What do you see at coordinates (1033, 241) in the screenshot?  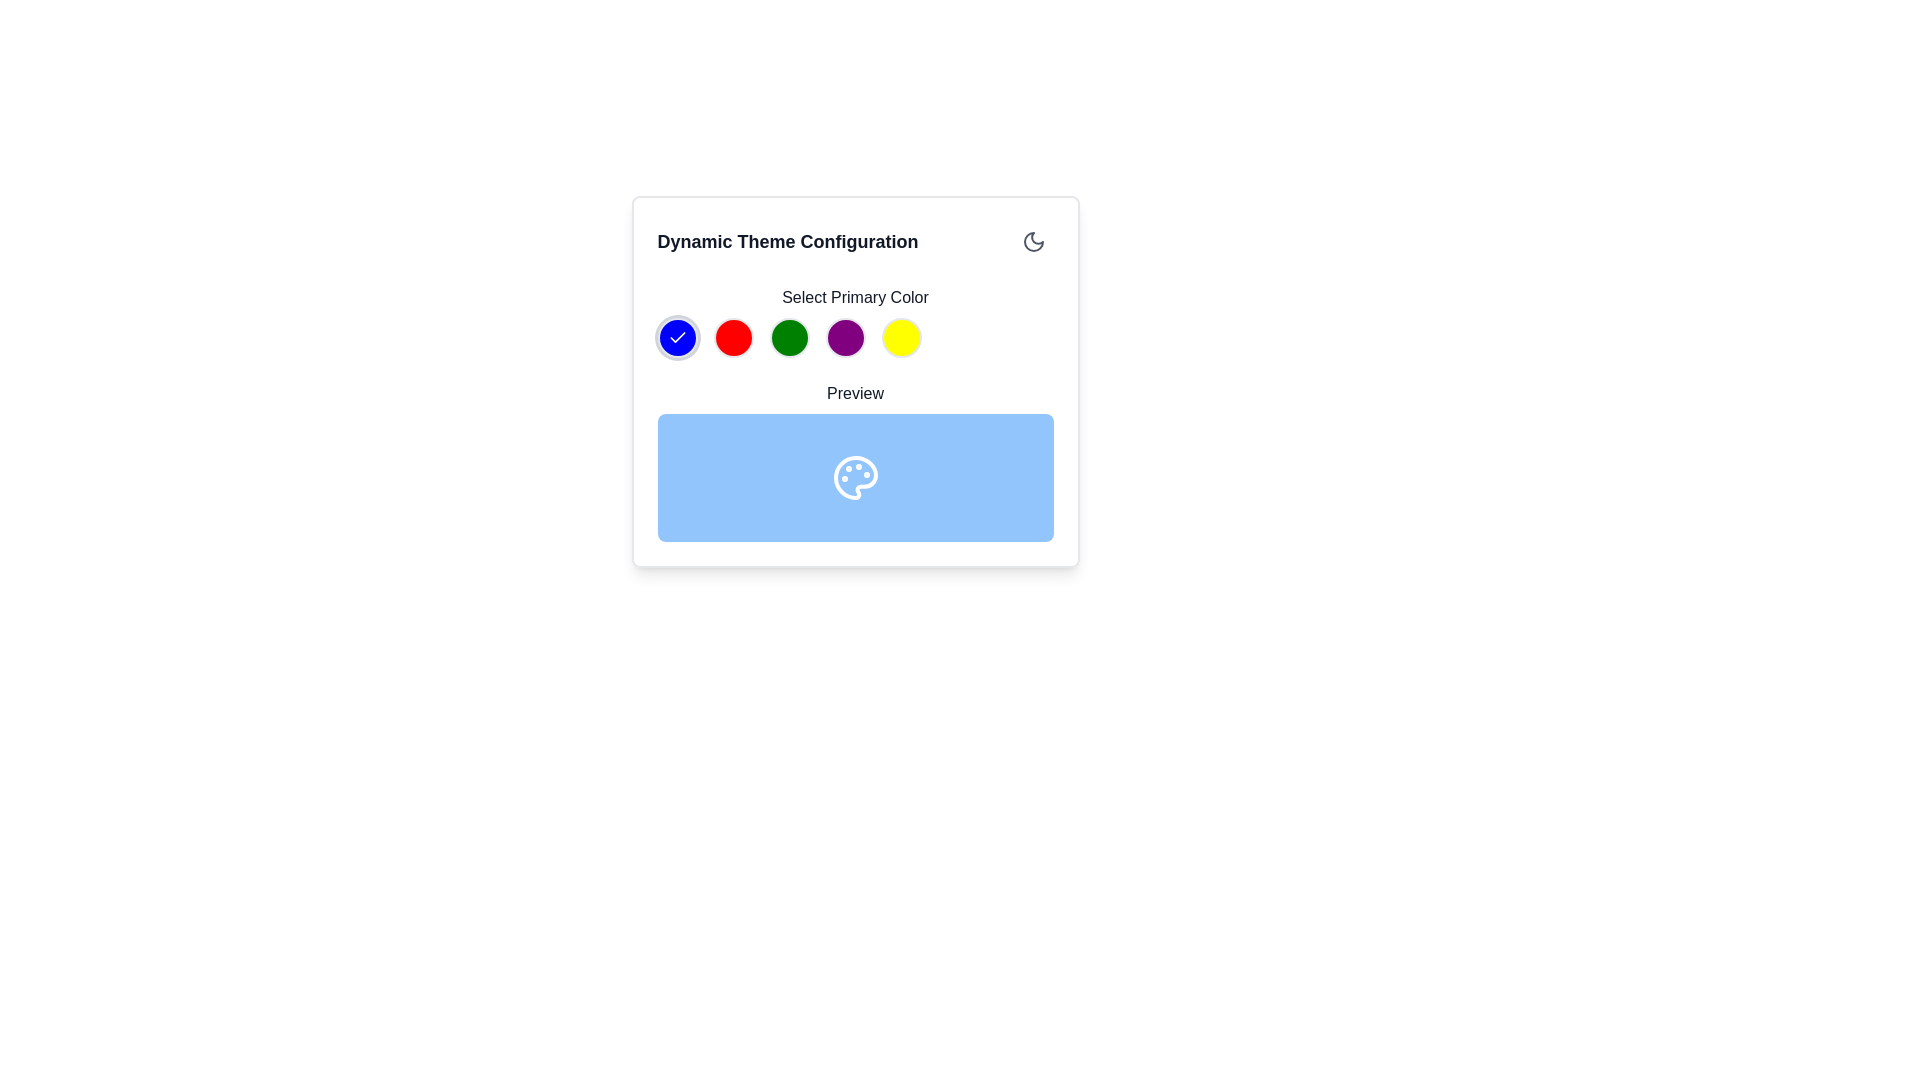 I see `the icon button in the top-right corner of the 'Dynamic Theme Configuration' card` at bounding box center [1033, 241].